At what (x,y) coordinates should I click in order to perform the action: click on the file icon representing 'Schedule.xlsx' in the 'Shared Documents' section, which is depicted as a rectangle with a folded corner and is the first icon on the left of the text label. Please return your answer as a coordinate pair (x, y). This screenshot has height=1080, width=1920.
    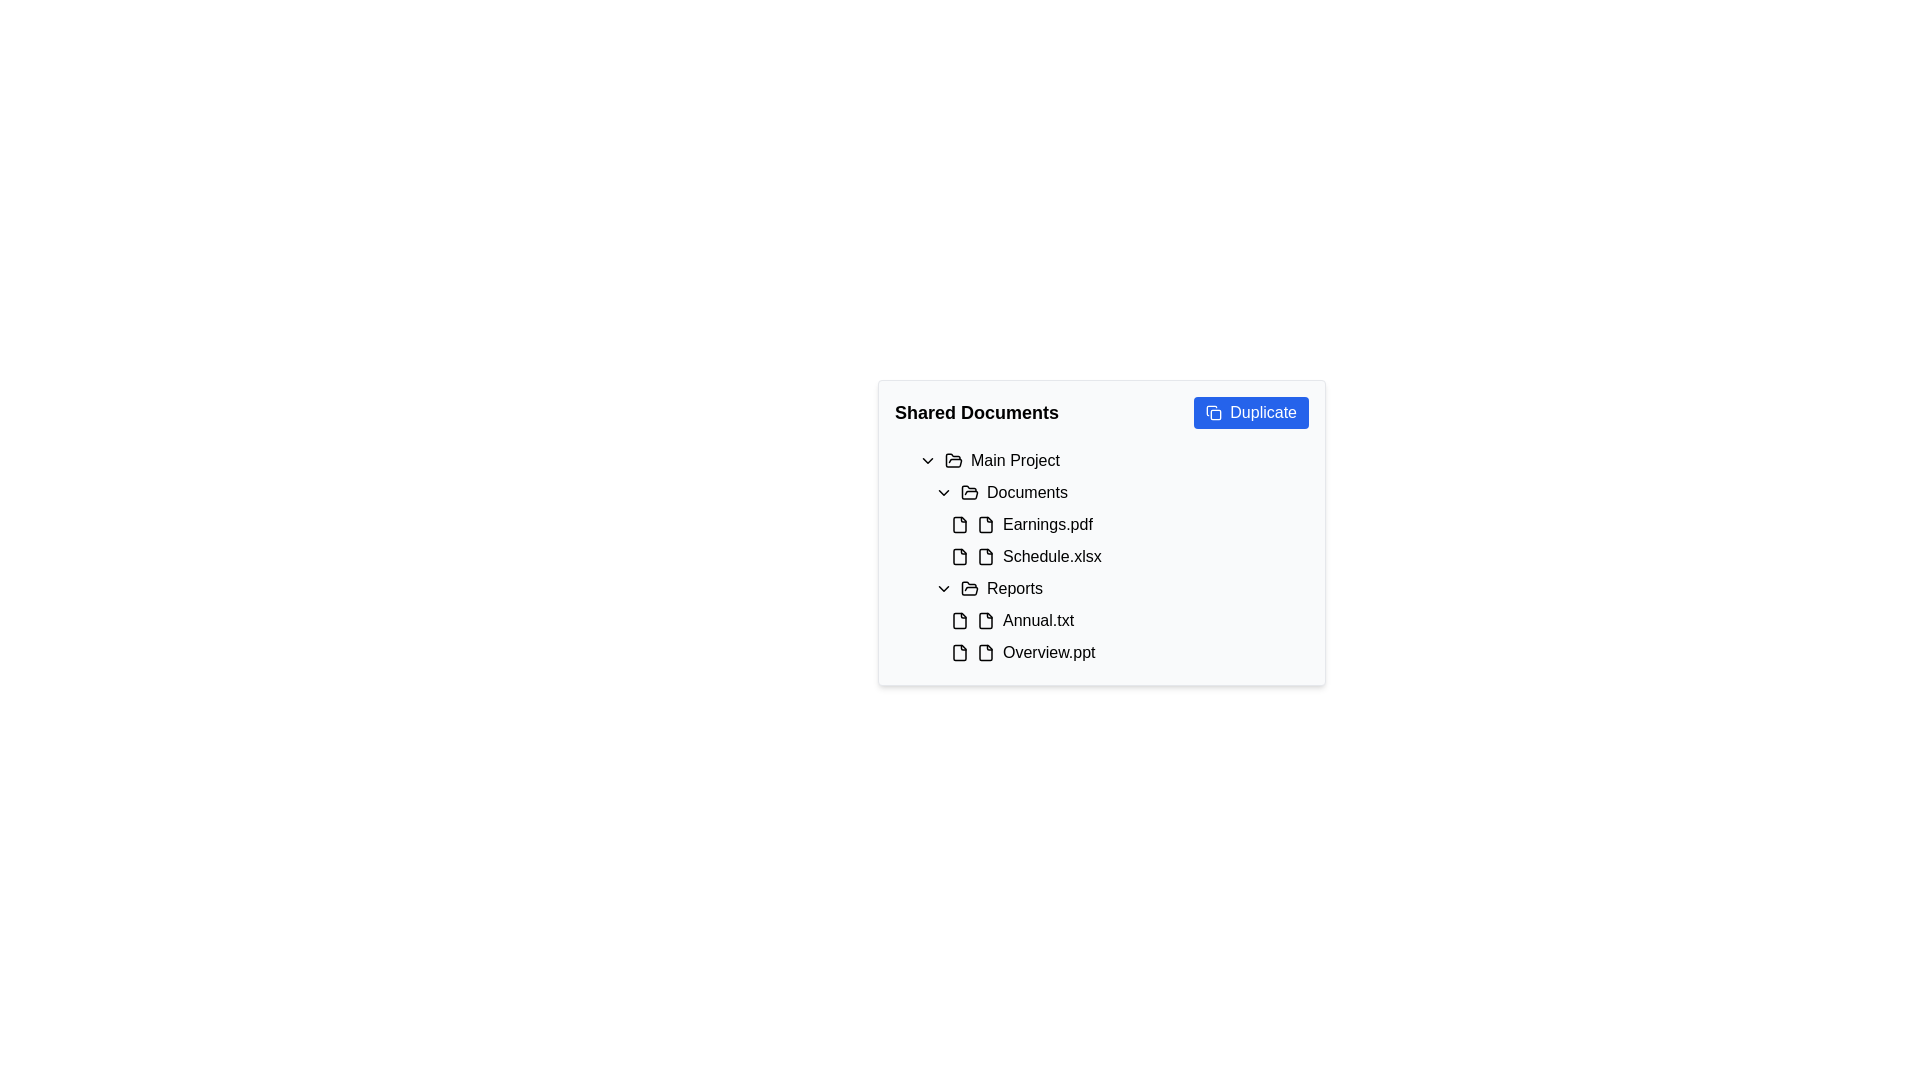
    Looking at the image, I should click on (960, 556).